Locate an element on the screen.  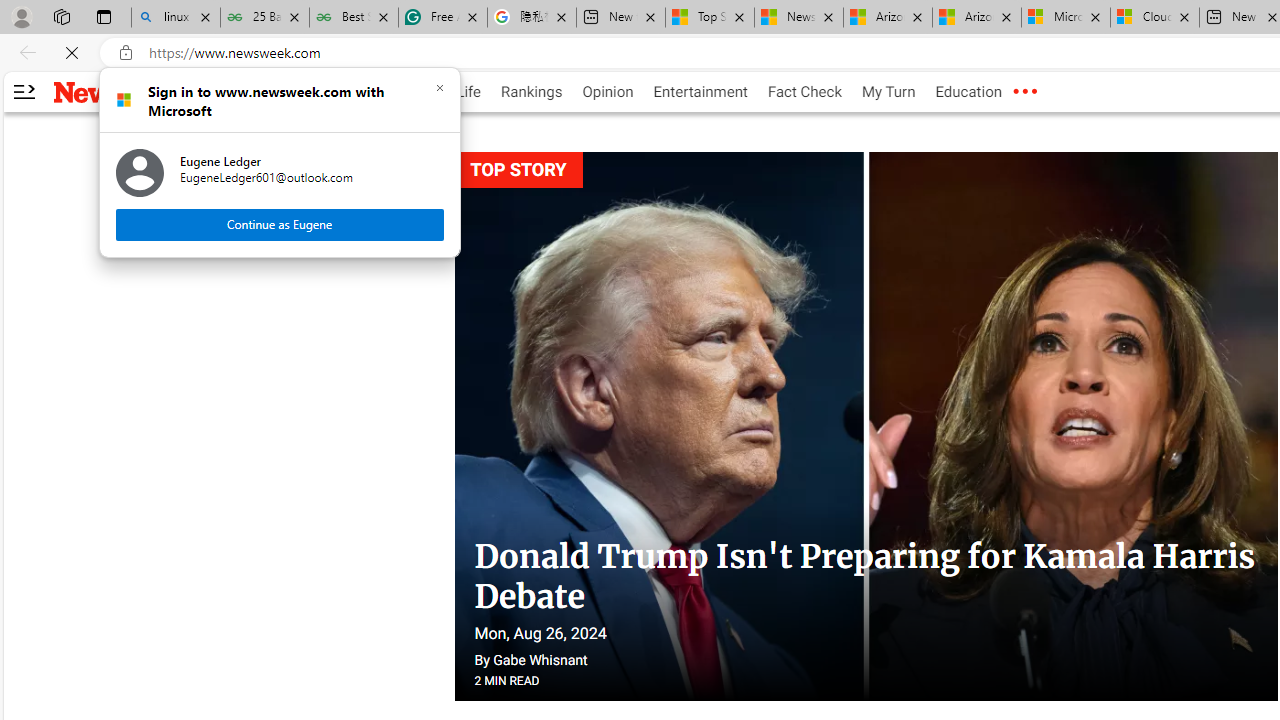
'Continue as Eugene' is located at coordinates (279, 225).